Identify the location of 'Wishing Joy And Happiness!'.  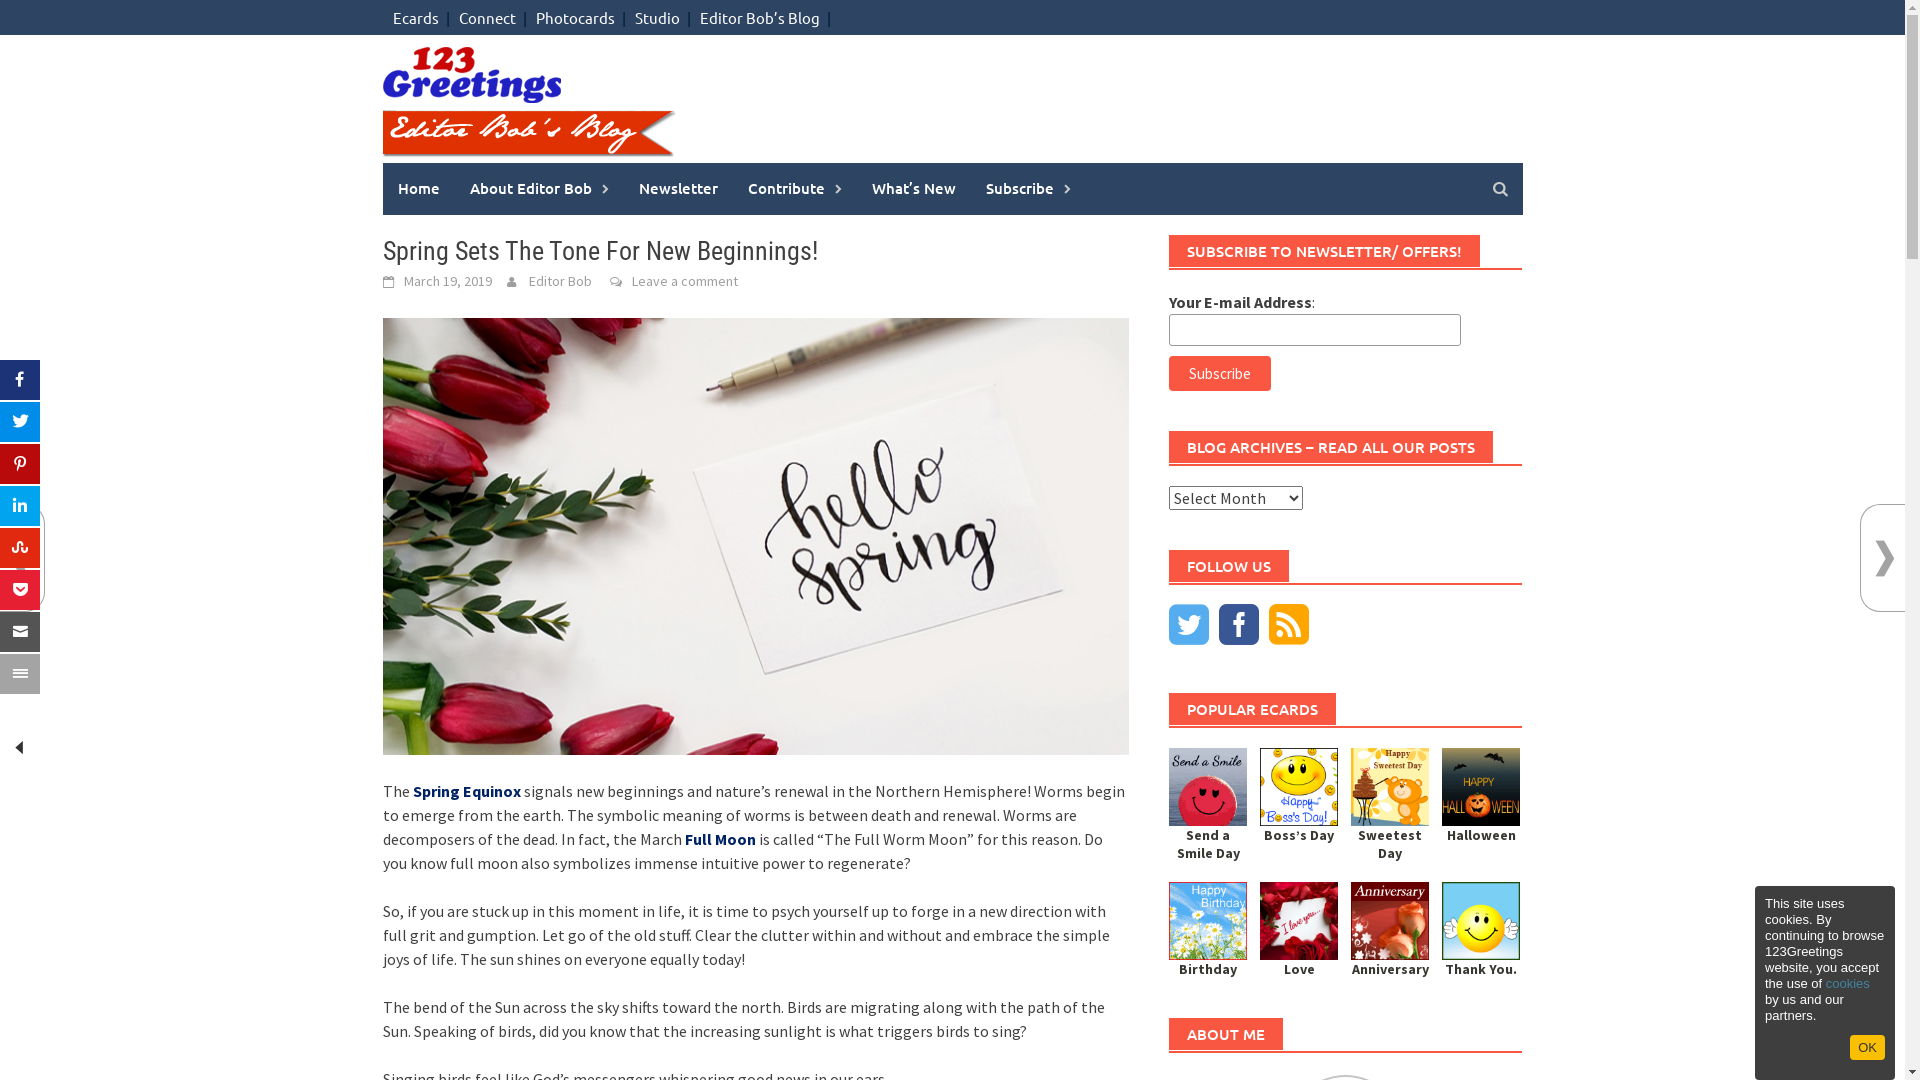
(1389, 921).